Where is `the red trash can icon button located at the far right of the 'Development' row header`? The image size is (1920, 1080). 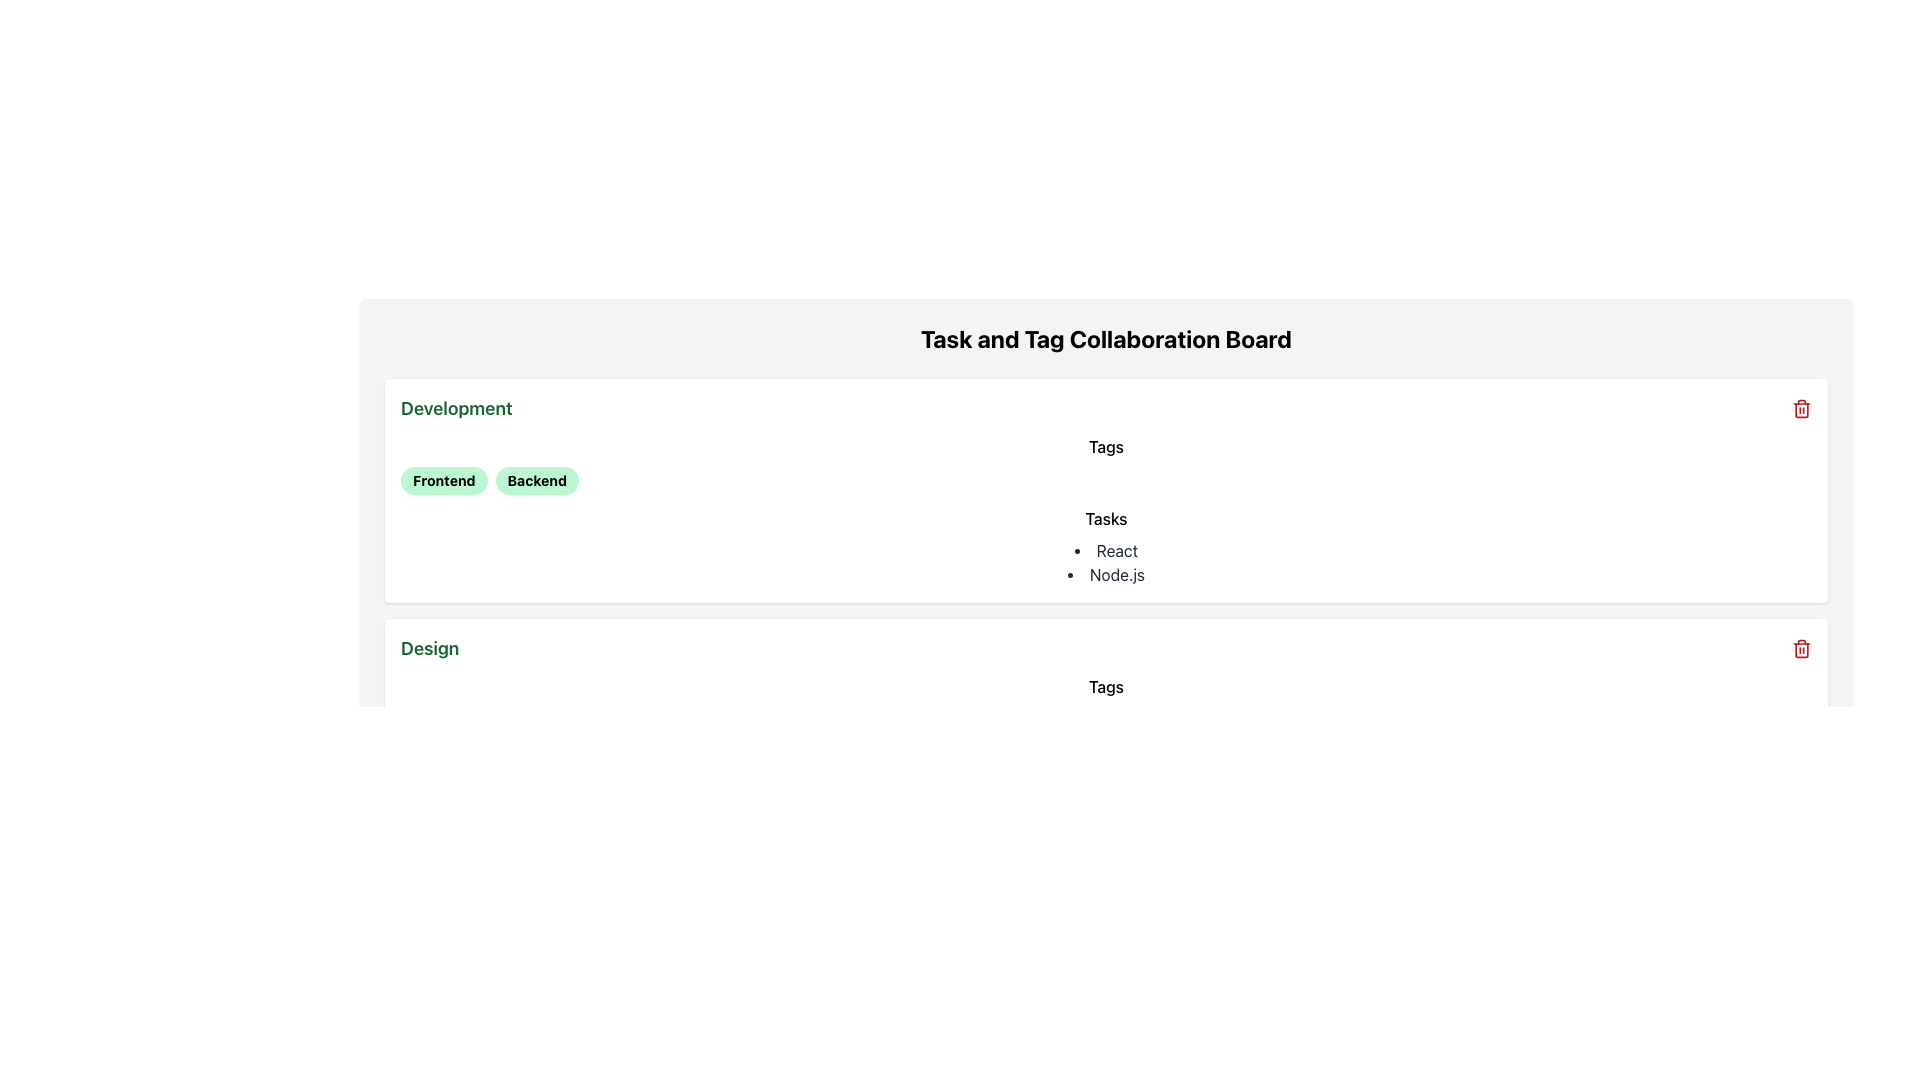
the red trash can icon button located at the far right of the 'Development' row header is located at coordinates (1801, 407).